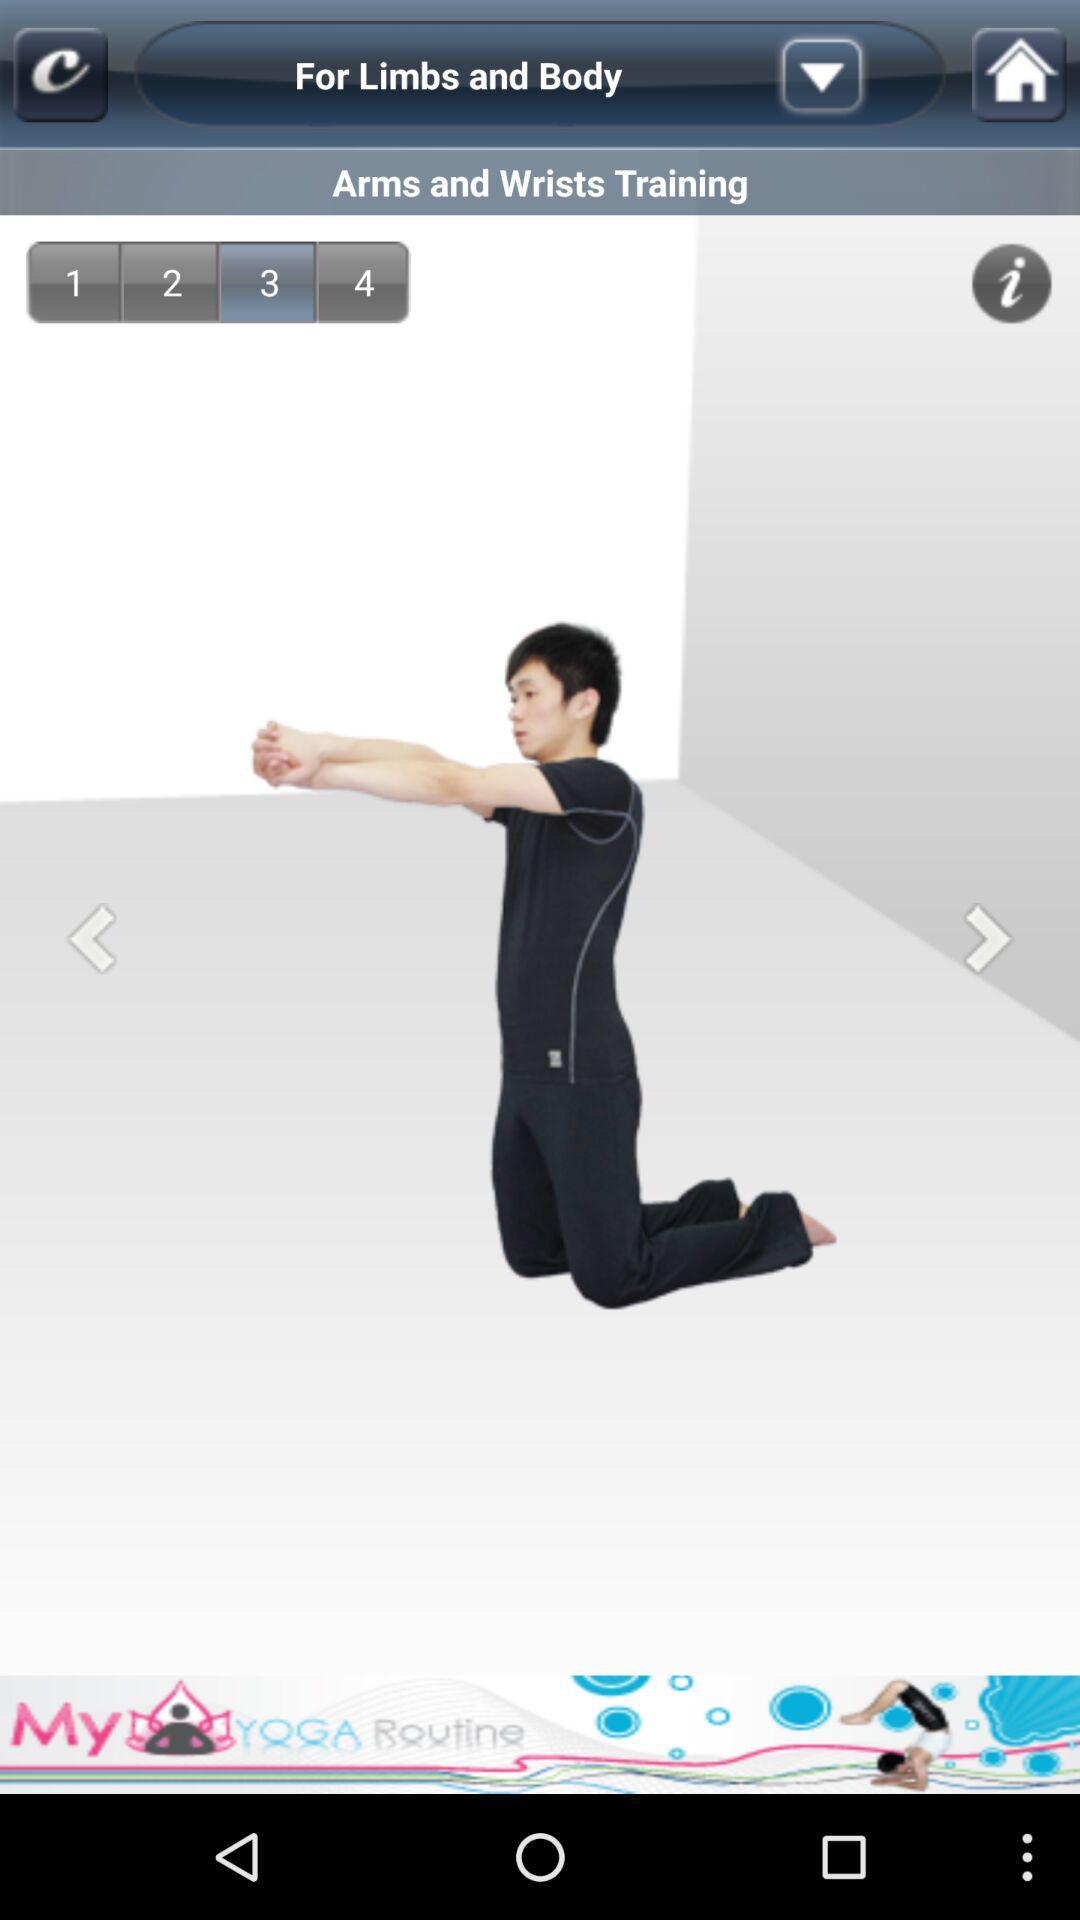 The width and height of the screenshot is (1080, 1920). Describe the element at coordinates (59, 75) in the screenshot. I see `icon to the left of the for limbs and` at that location.